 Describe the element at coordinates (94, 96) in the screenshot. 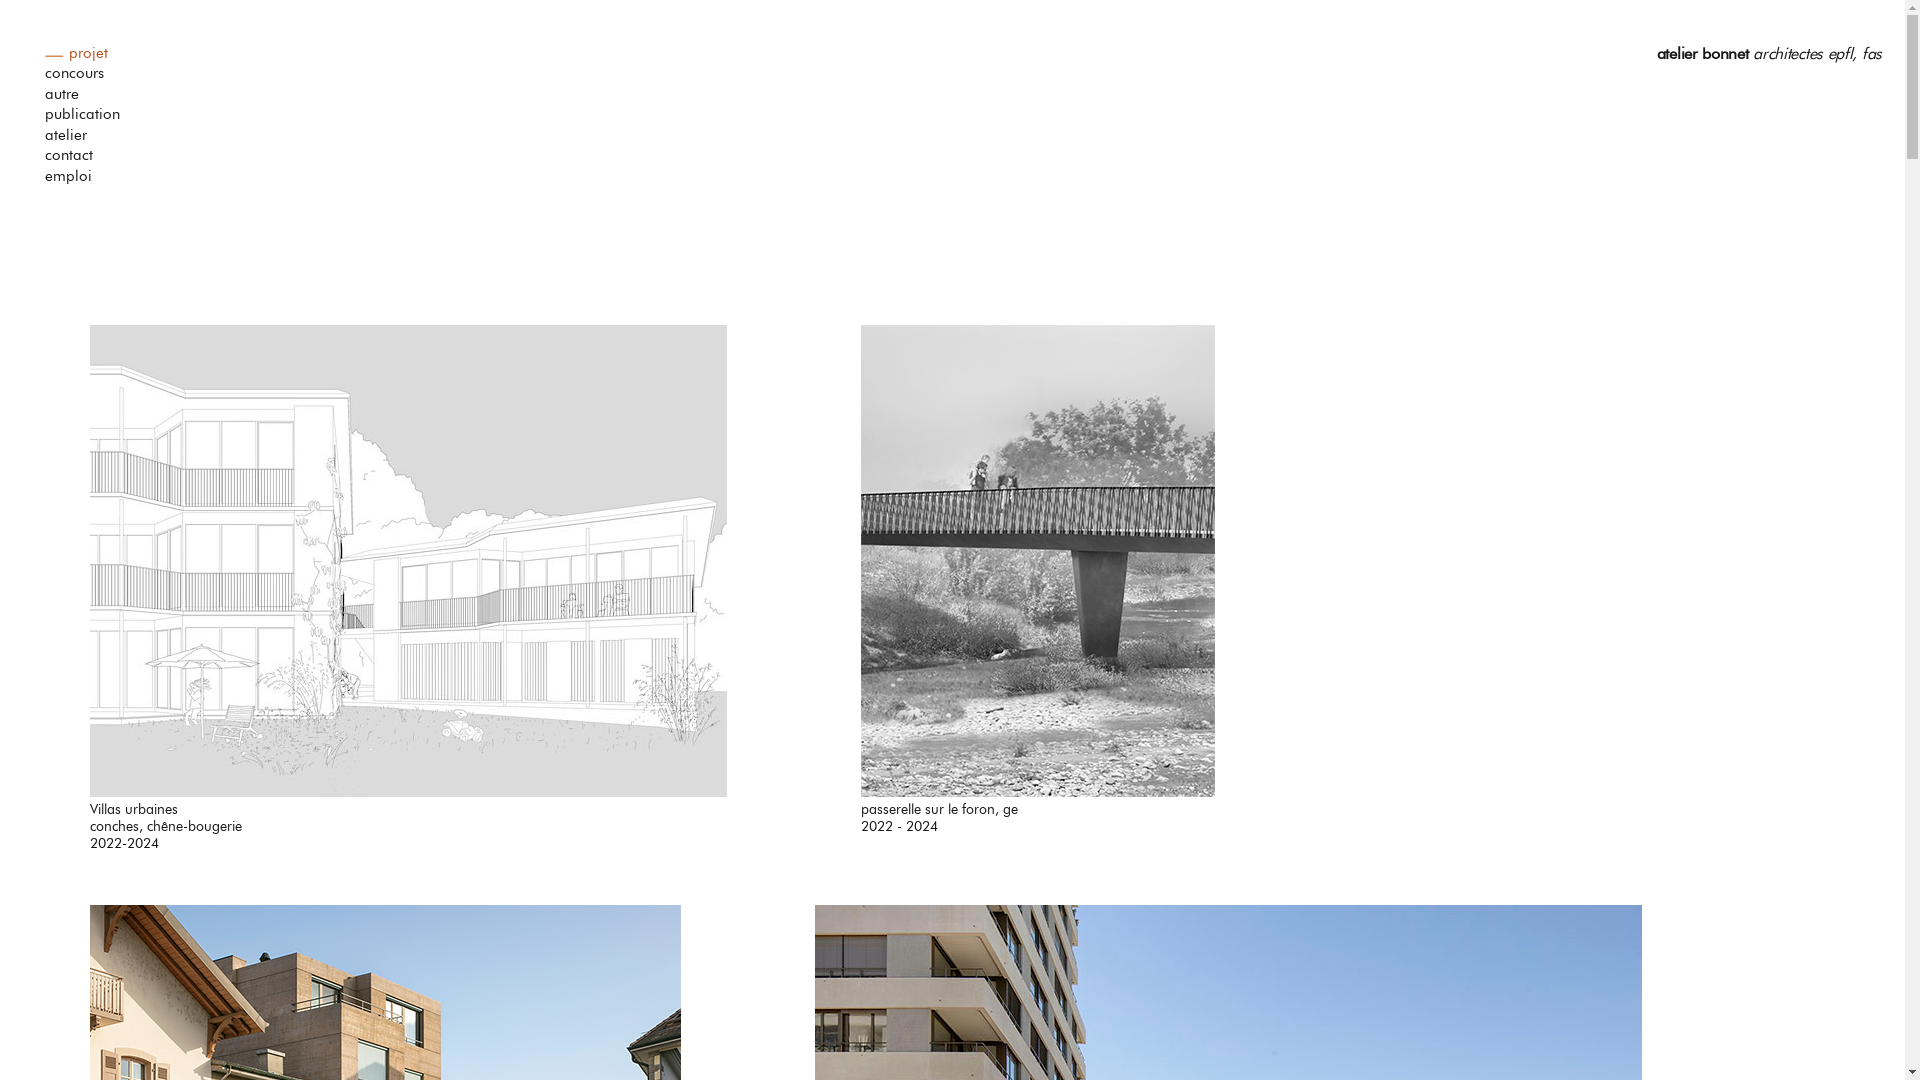

I see `'autre'` at that location.